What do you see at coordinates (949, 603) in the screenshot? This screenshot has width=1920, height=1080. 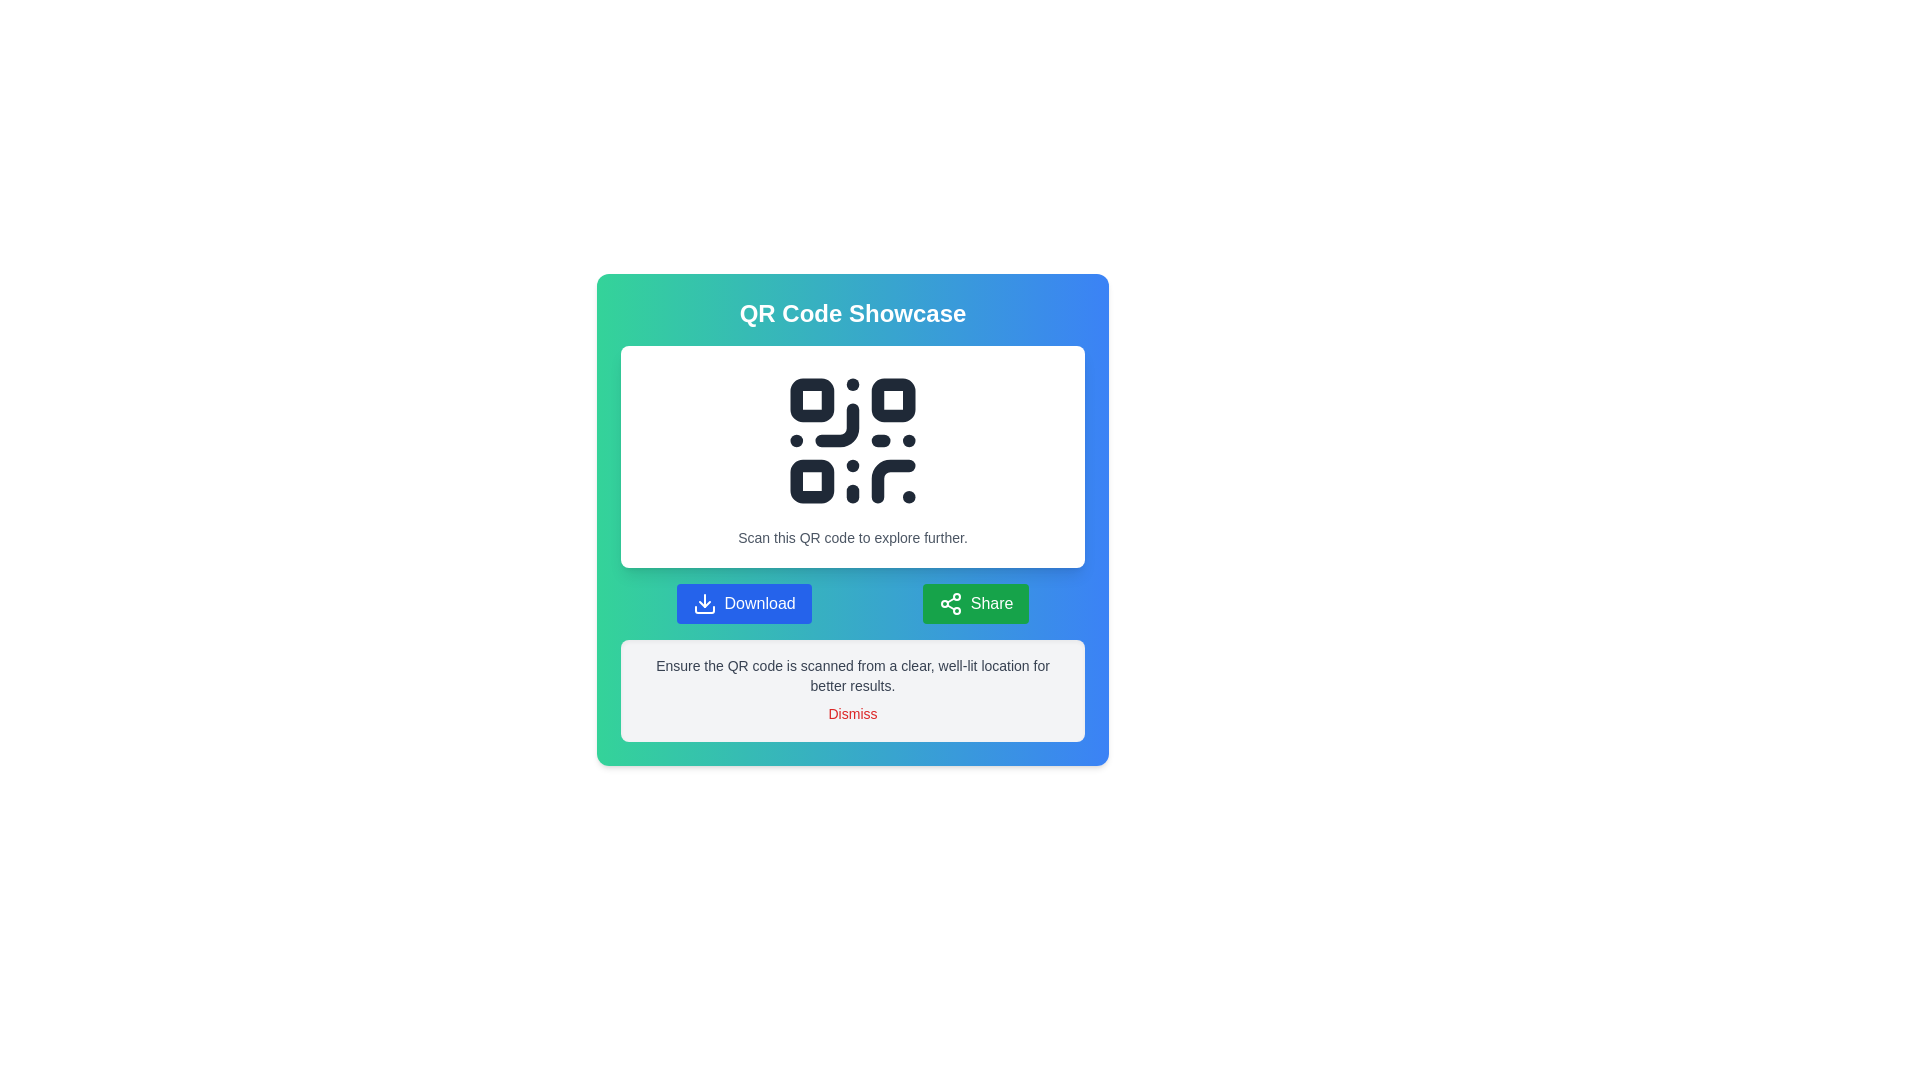 I see `the sharing icon, which is represented by three connected circular nodes forming a triangular shape, located on the left side of the green 'Share' button` at bounding box center [949, 603].